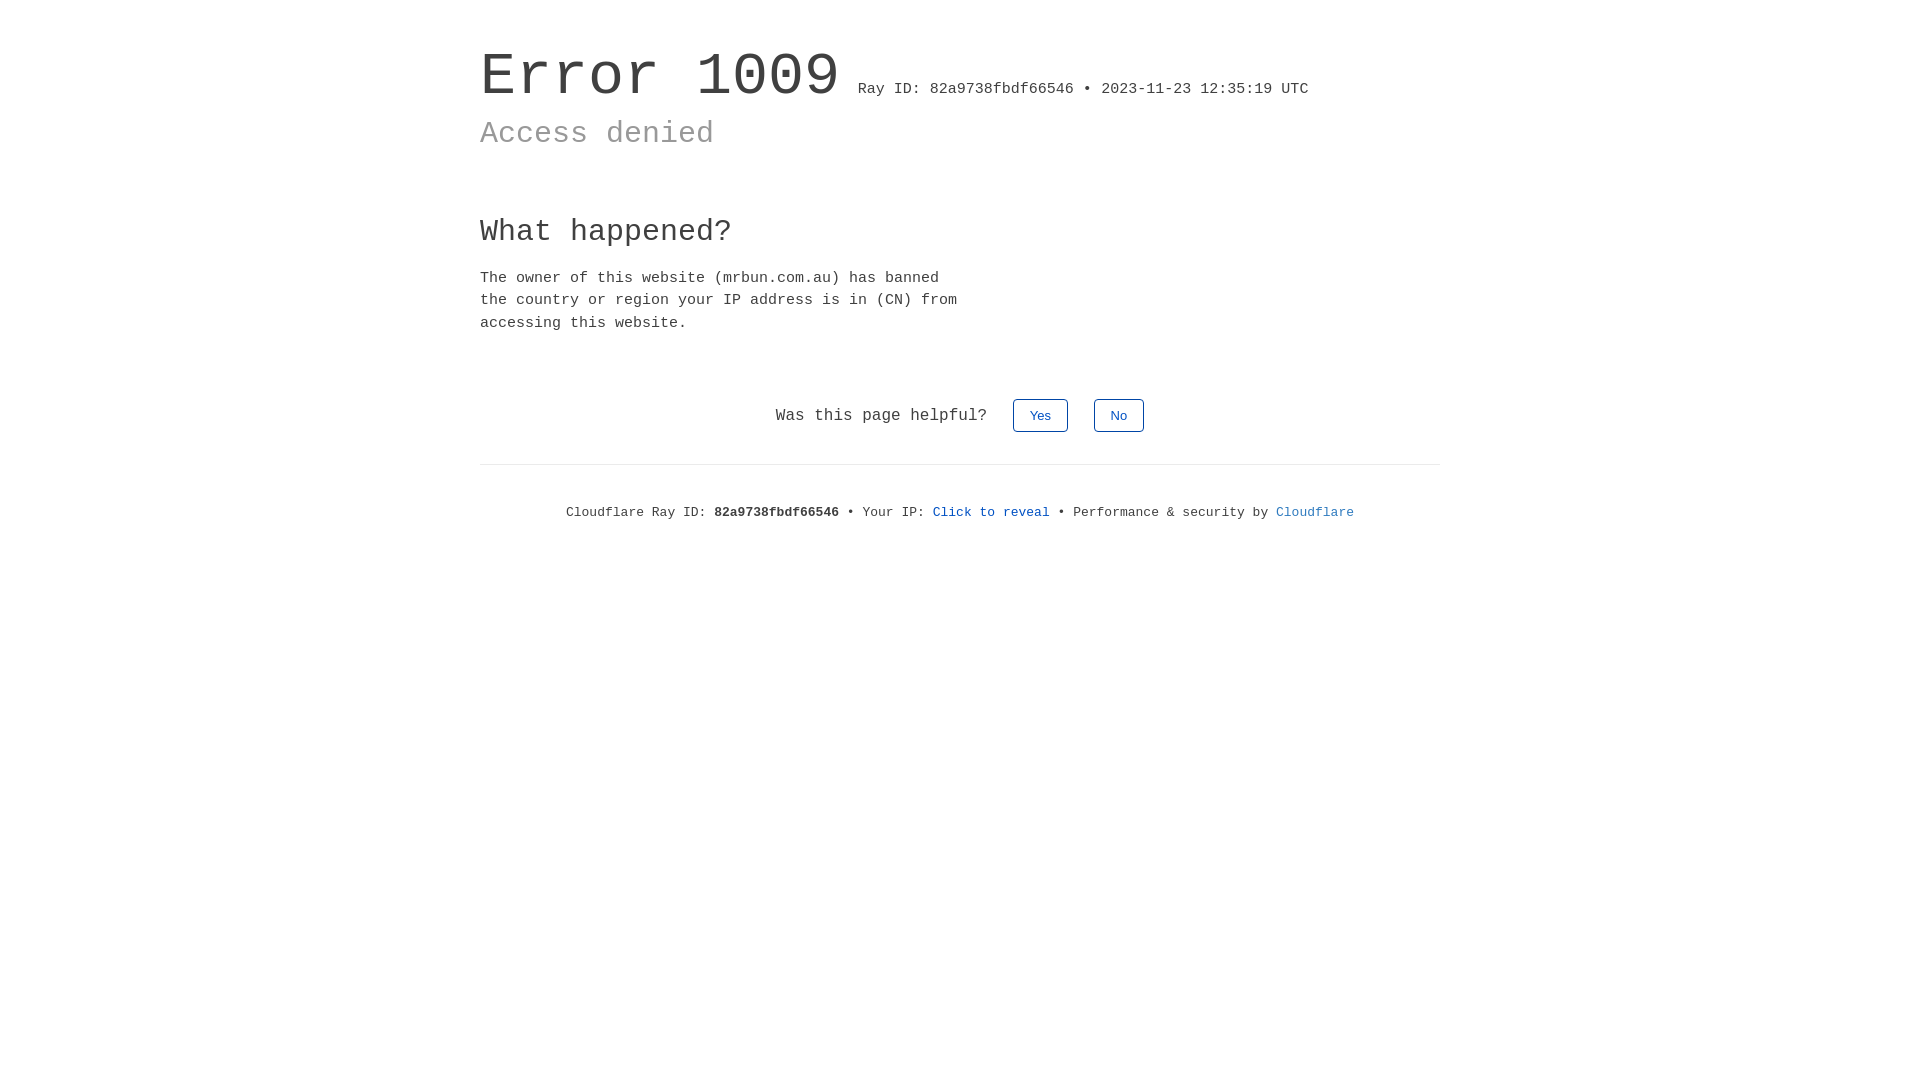 The width and height of the screenshot is (1920, 1080). Describe the element at coordinates (991, 511) in the screenshot. I see `'Click to reveal'` at that location.